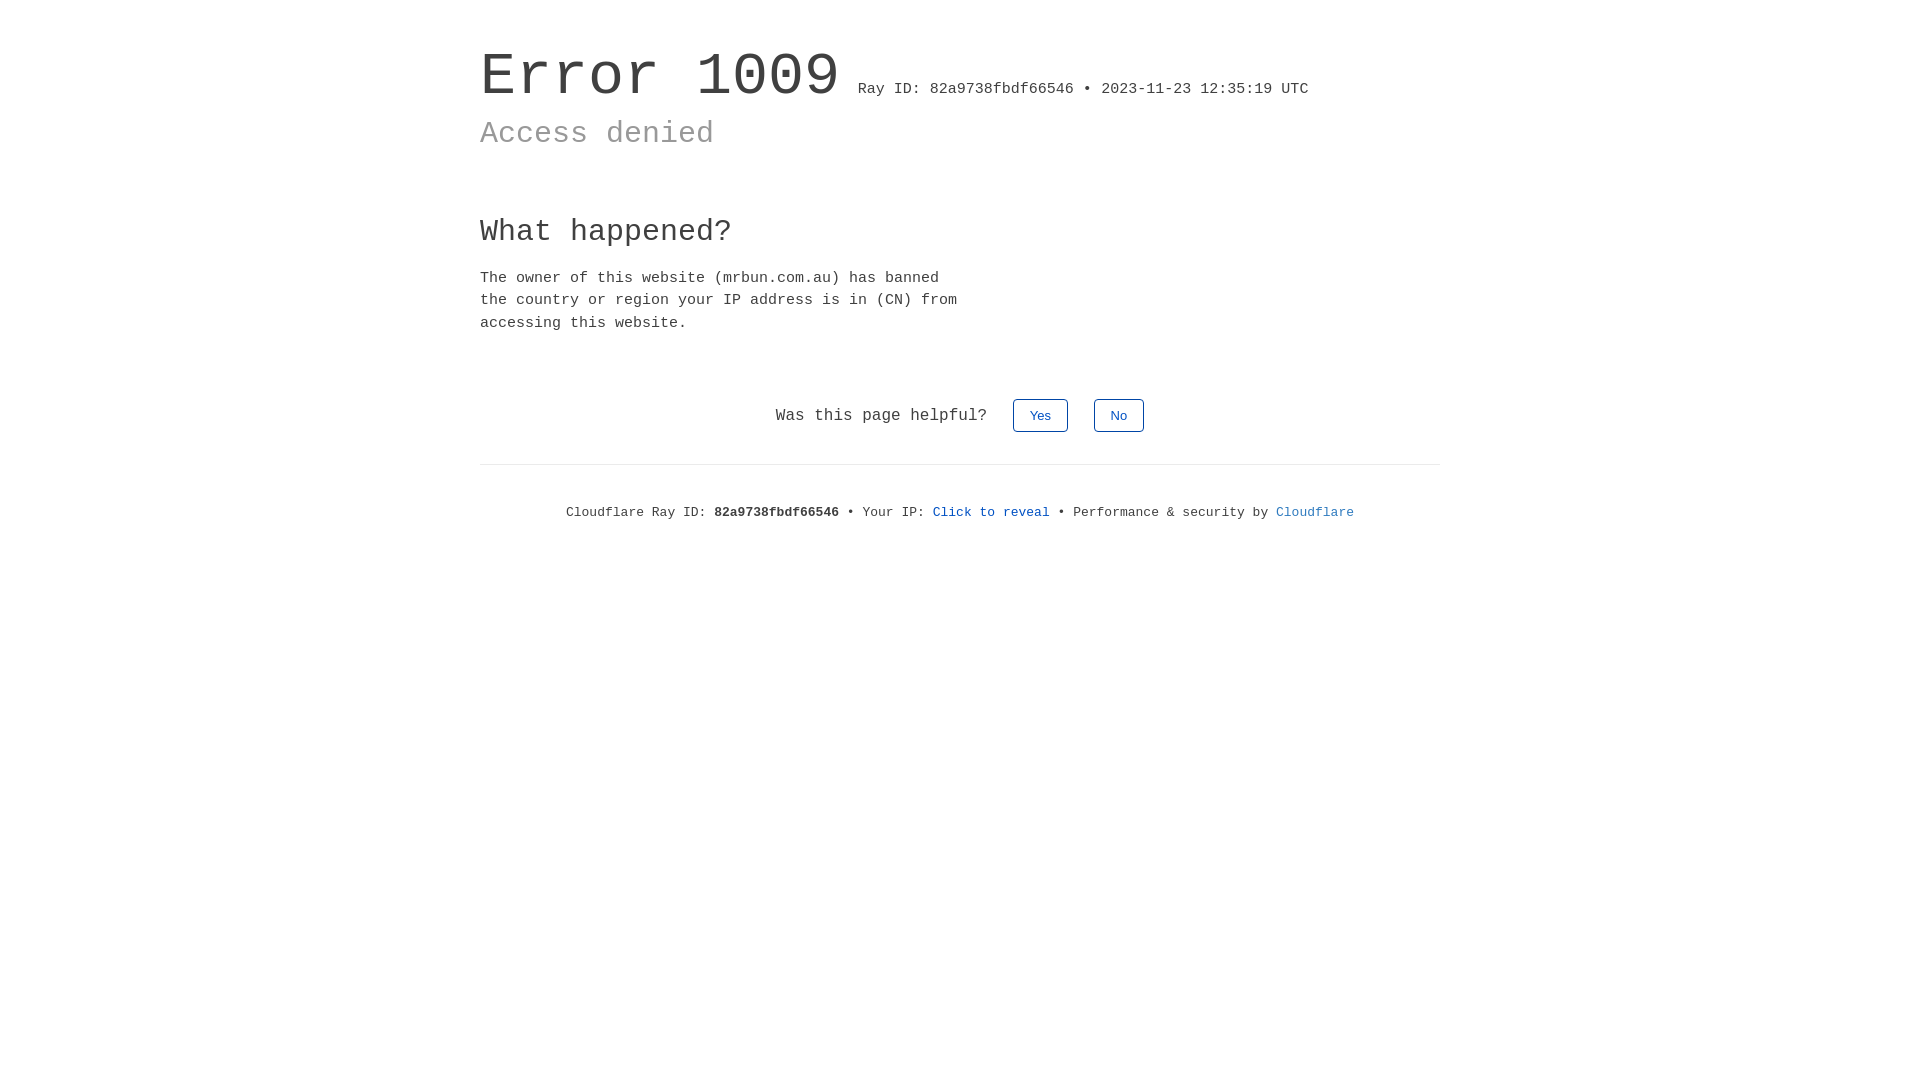 The width and height of the screenshot is (1920, 1080). Describe the element at coordinates (991, 511) in the screenshot. I see `'Click to reveal'` at that location.